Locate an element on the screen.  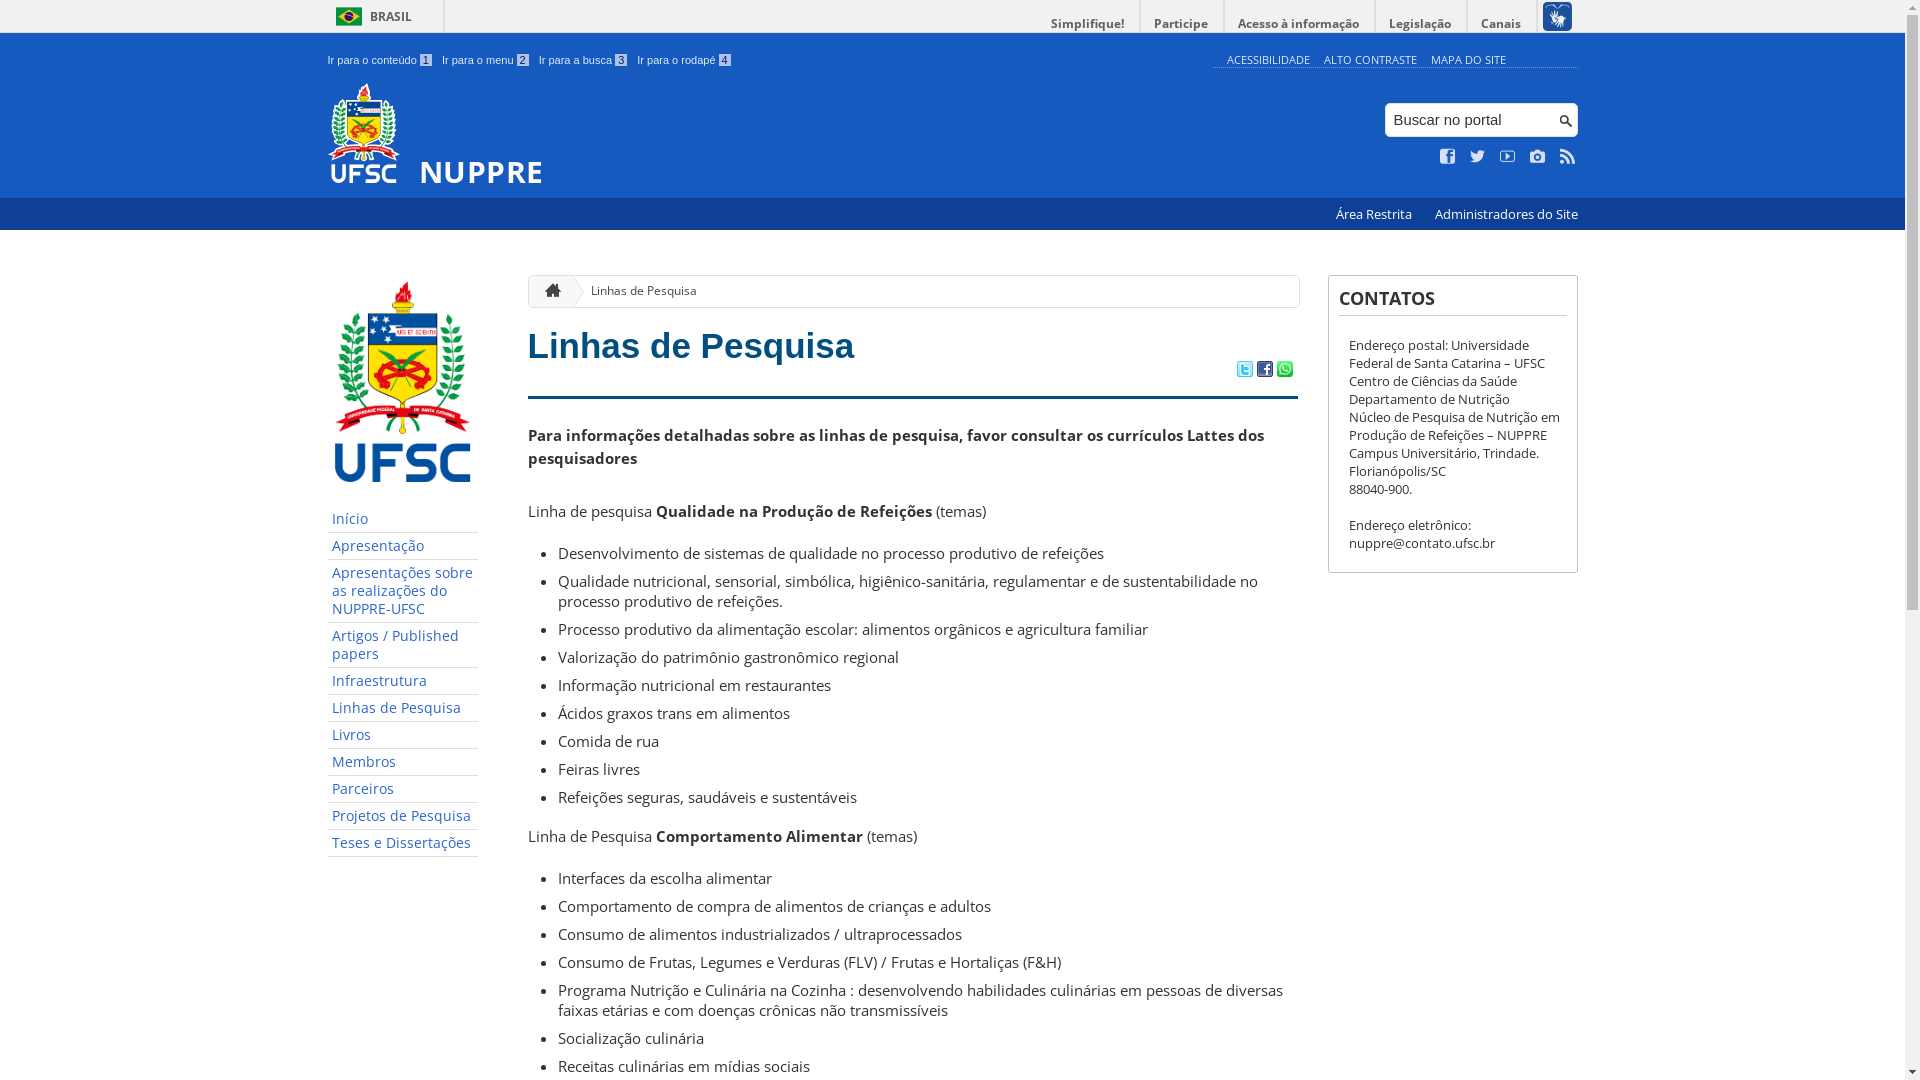
'Infraestrutura' is located at coordinates (402, 680).